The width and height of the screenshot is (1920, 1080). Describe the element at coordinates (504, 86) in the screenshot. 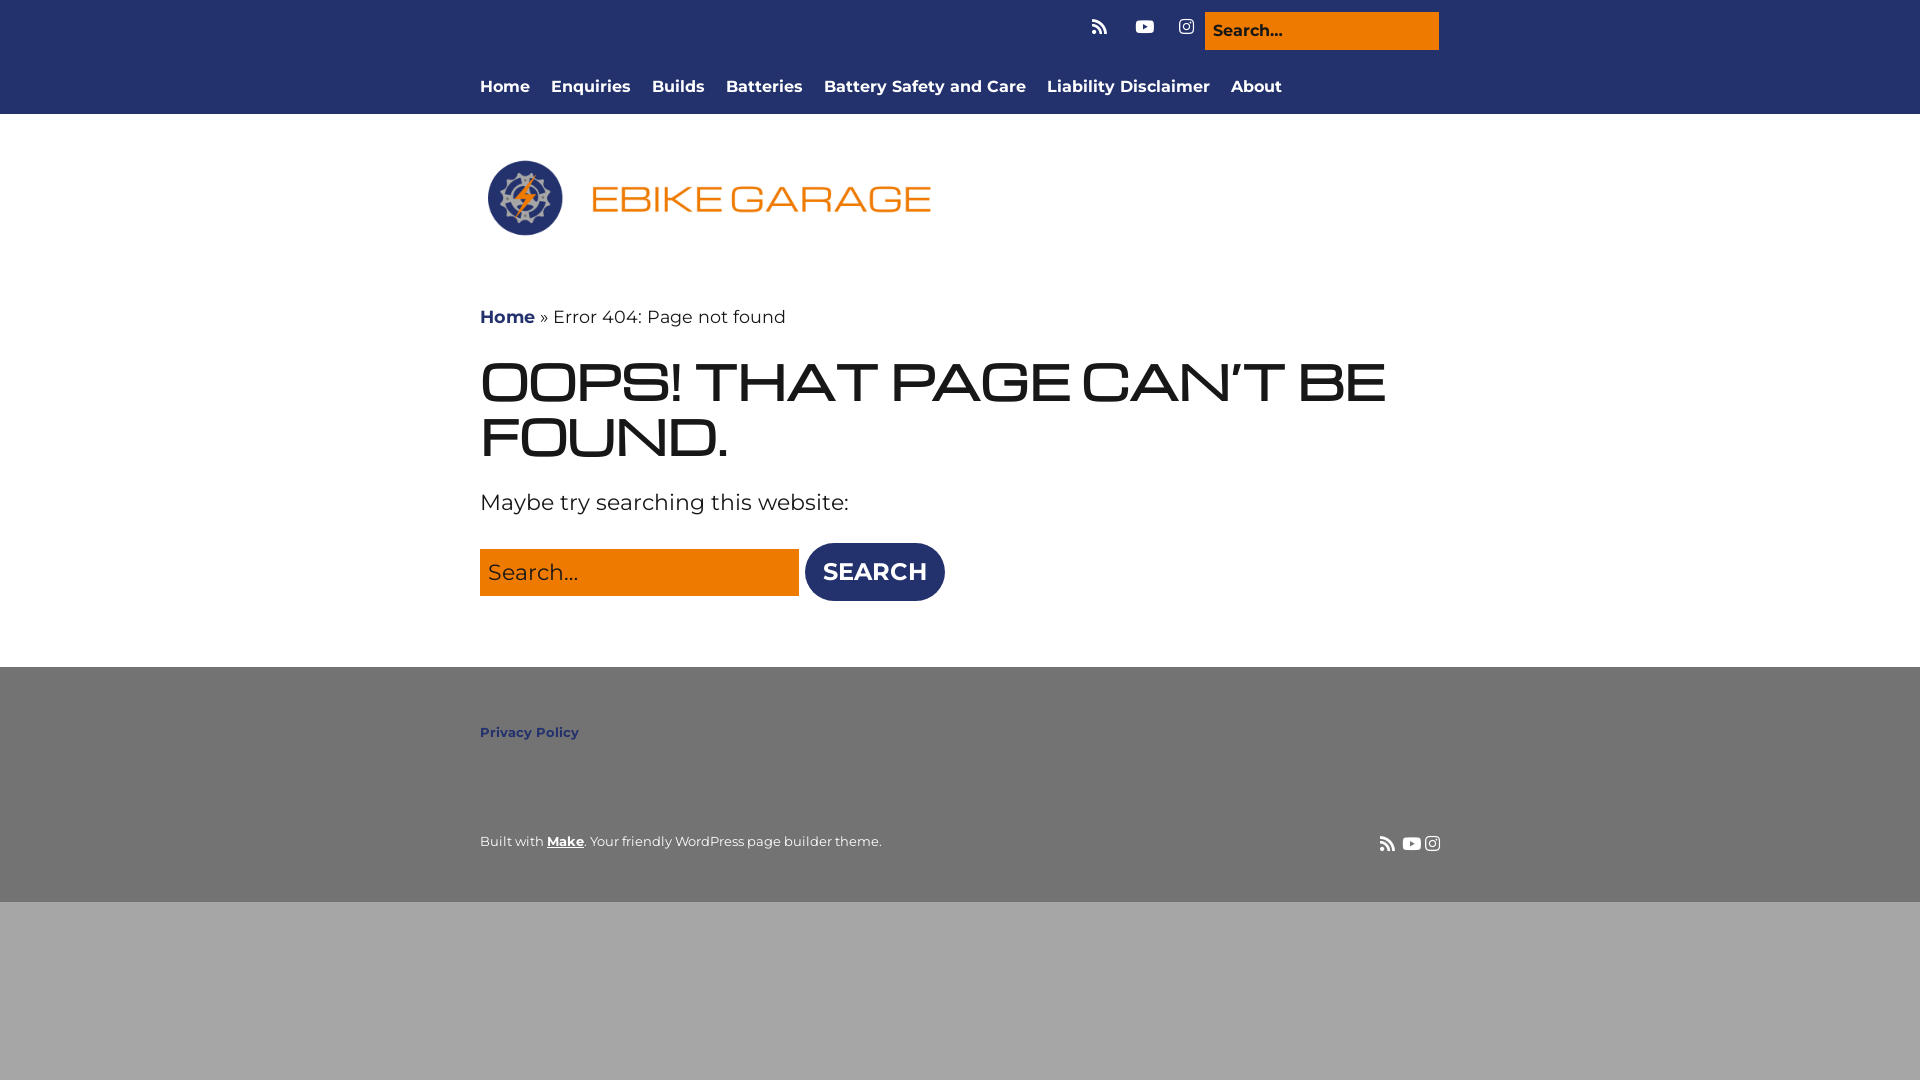

I see `'Home'` at that location.